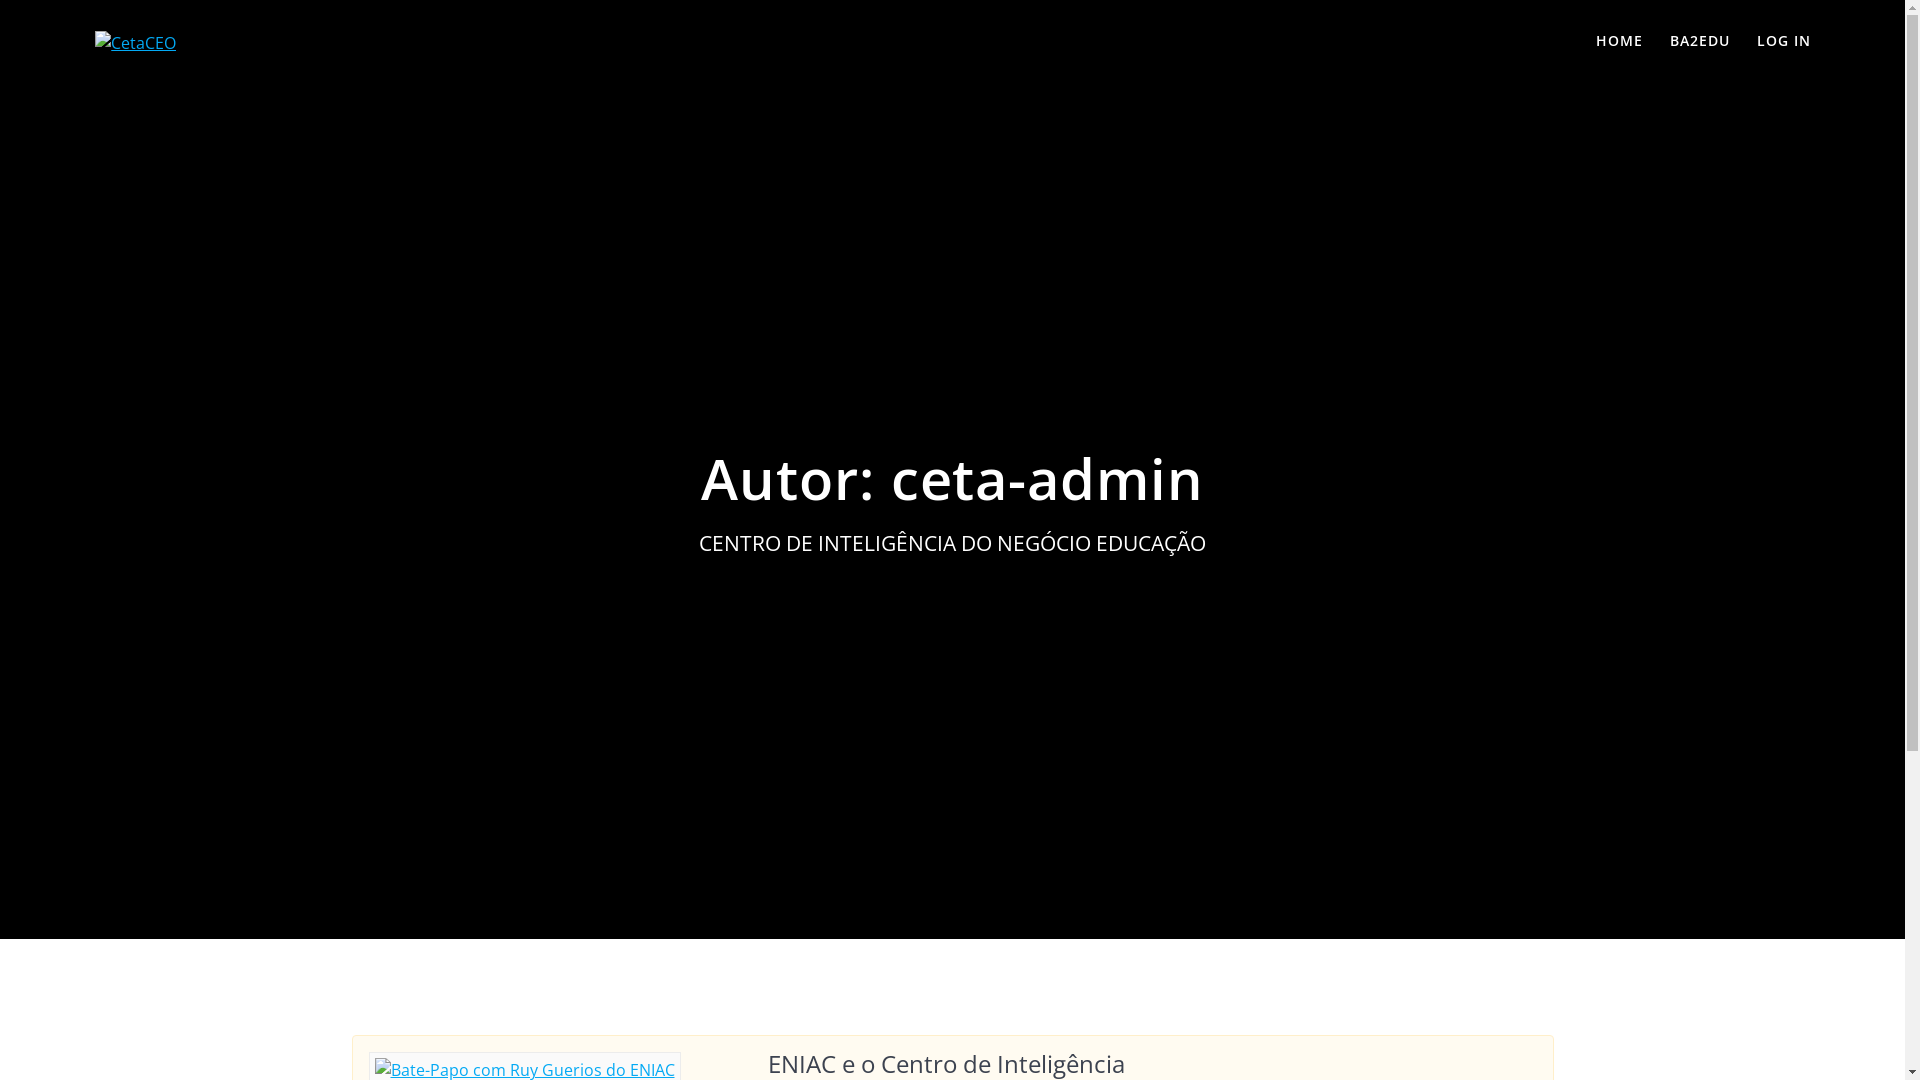 Image resolution: width=1920 pixels, height=1080 pixels. Describe the element at coordinates (1784, 42) in the screenshot. I see `'LOG IN'` at that location.